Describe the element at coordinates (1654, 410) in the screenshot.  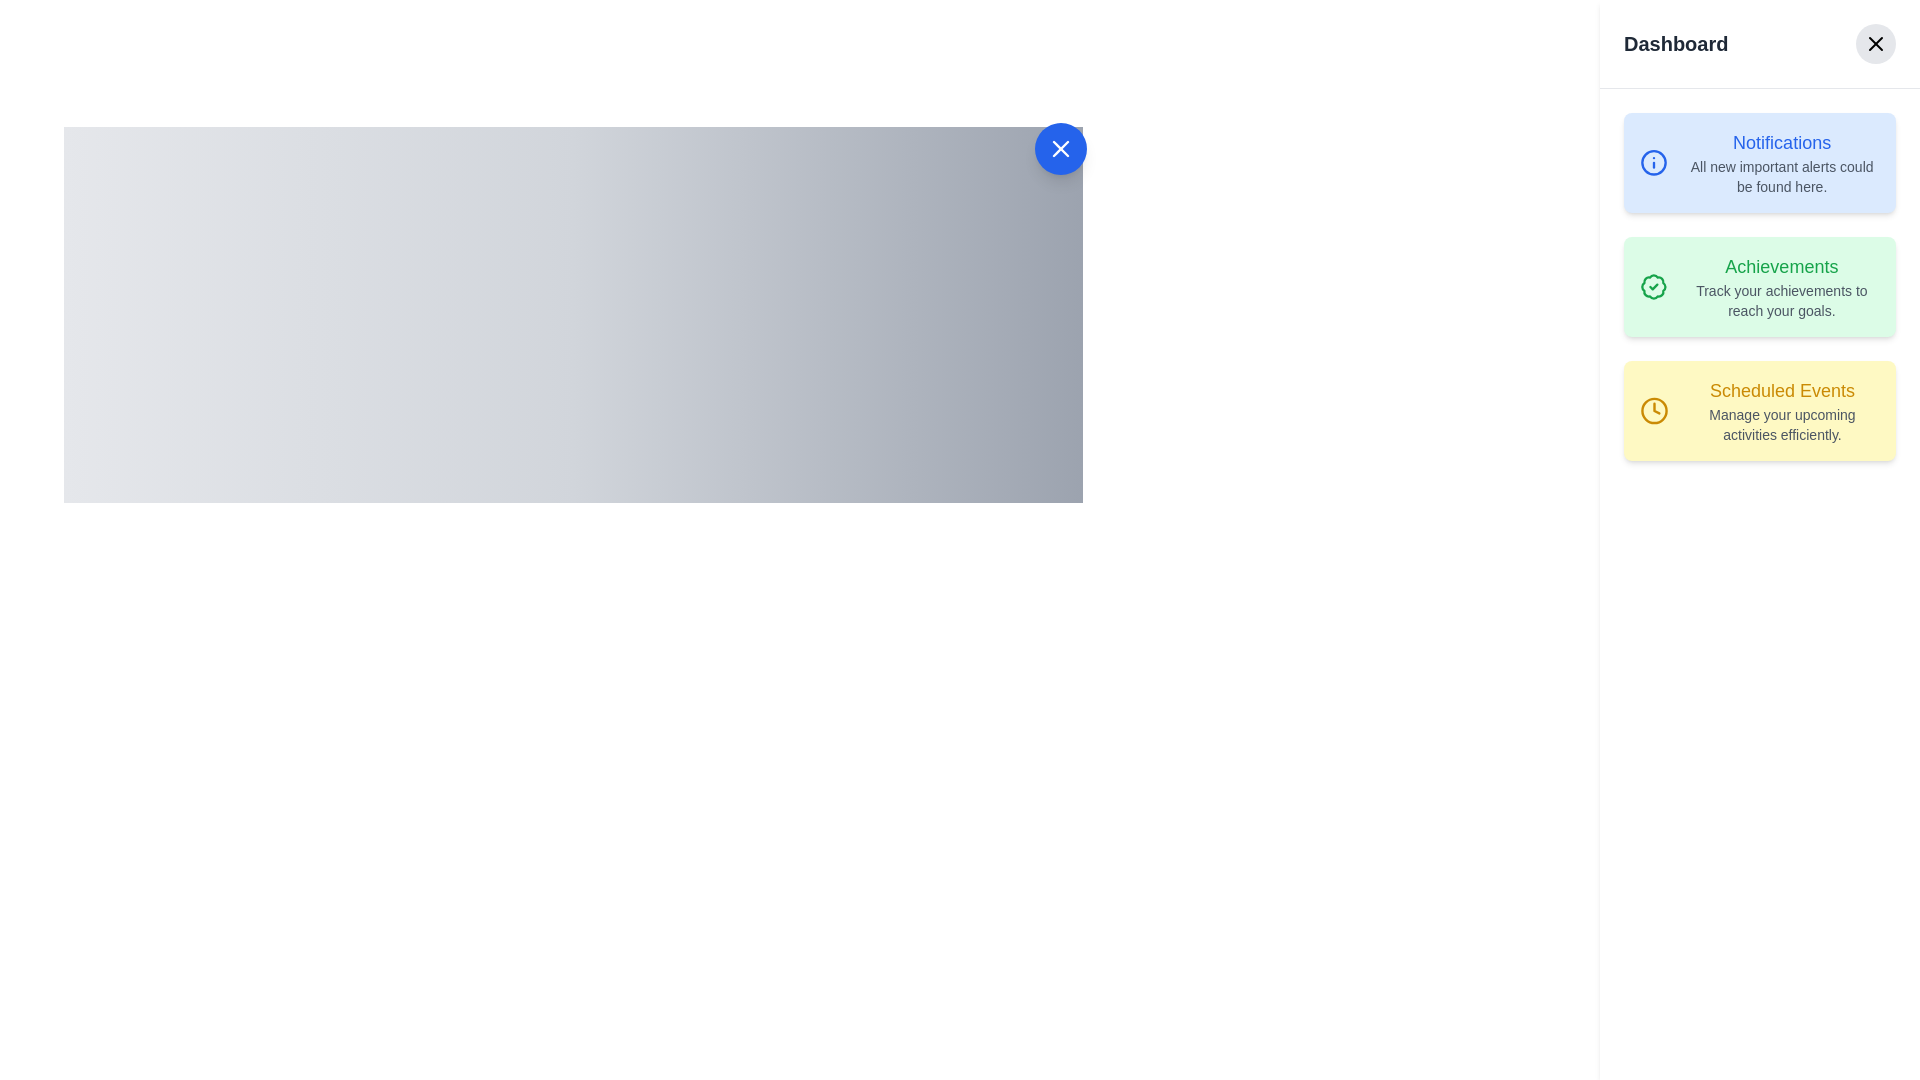
I see `the central circular shape of the clock icon in the 'Scheduled Events' section, which represents the functionality for scheduling and managing upcoming activities` at that location.